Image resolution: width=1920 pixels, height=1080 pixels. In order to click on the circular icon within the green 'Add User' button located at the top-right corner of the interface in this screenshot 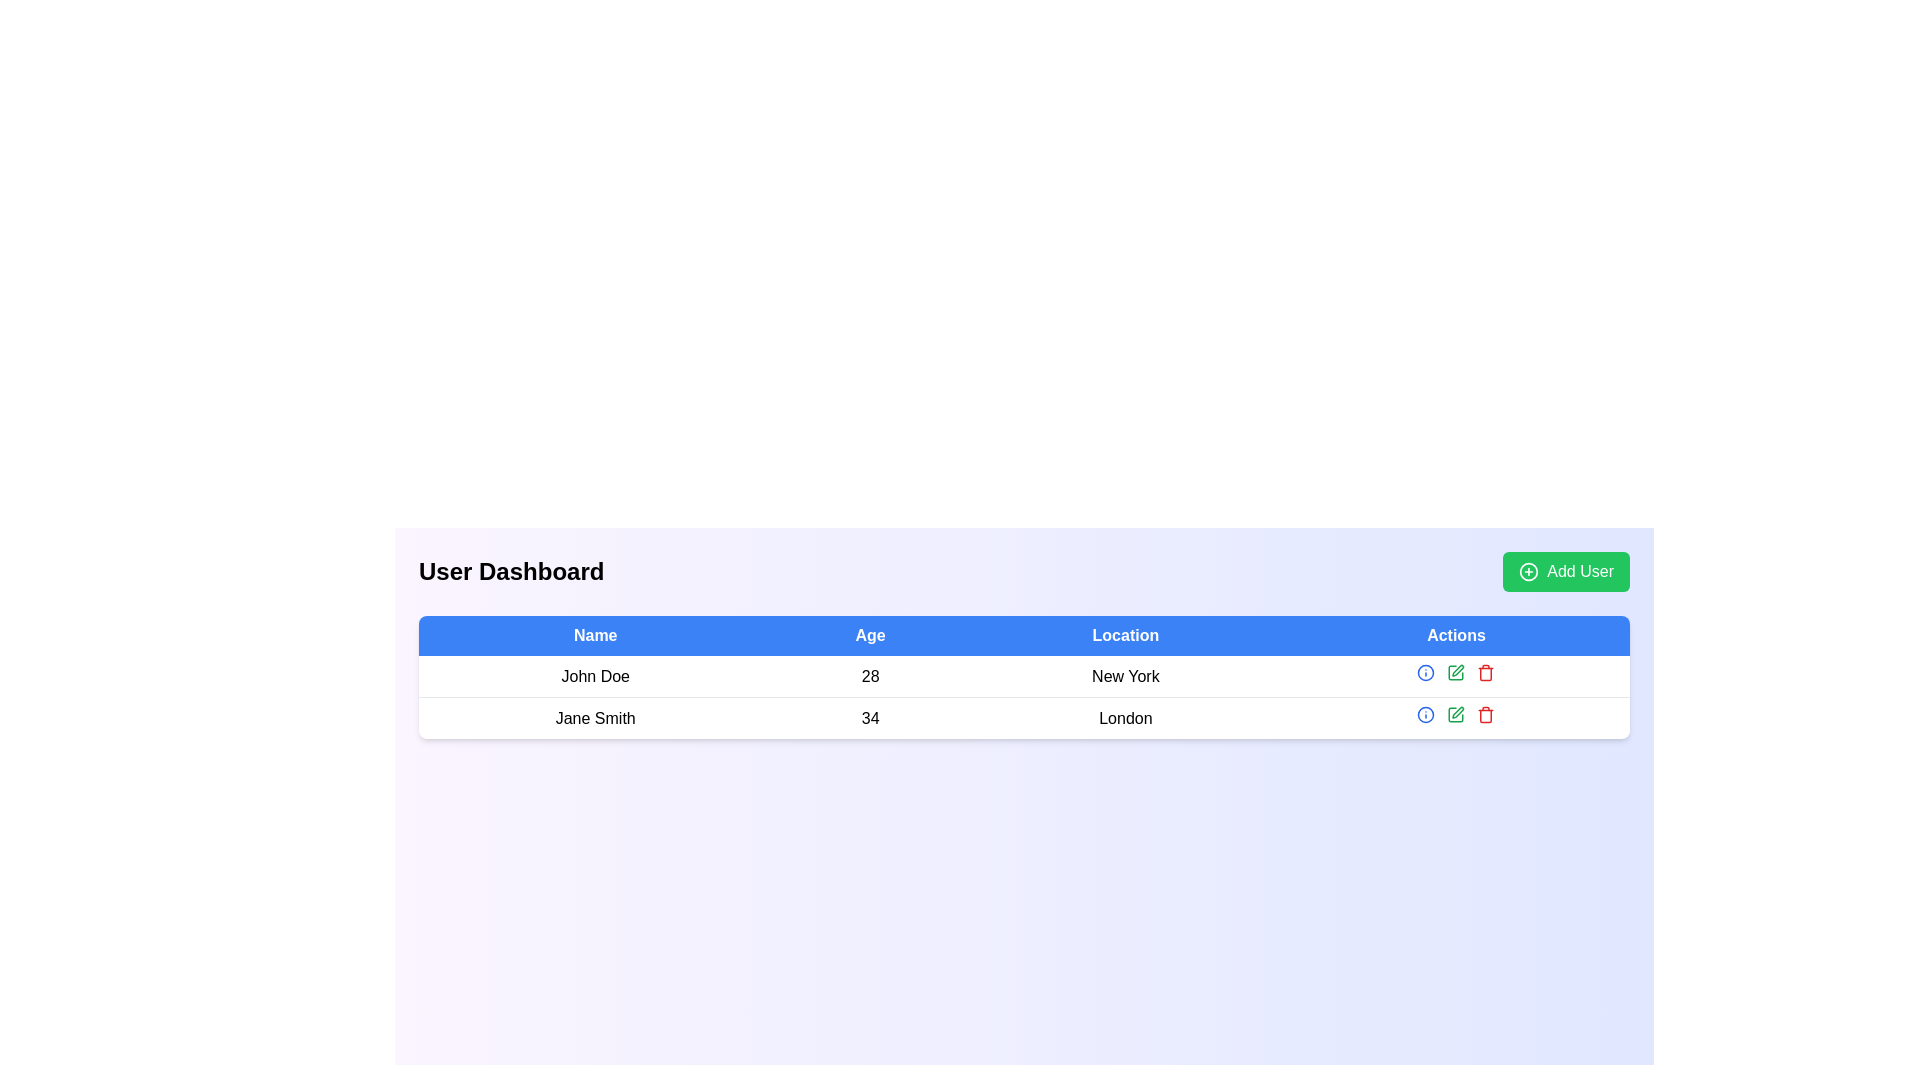, I will do `click(1528, 571)`.